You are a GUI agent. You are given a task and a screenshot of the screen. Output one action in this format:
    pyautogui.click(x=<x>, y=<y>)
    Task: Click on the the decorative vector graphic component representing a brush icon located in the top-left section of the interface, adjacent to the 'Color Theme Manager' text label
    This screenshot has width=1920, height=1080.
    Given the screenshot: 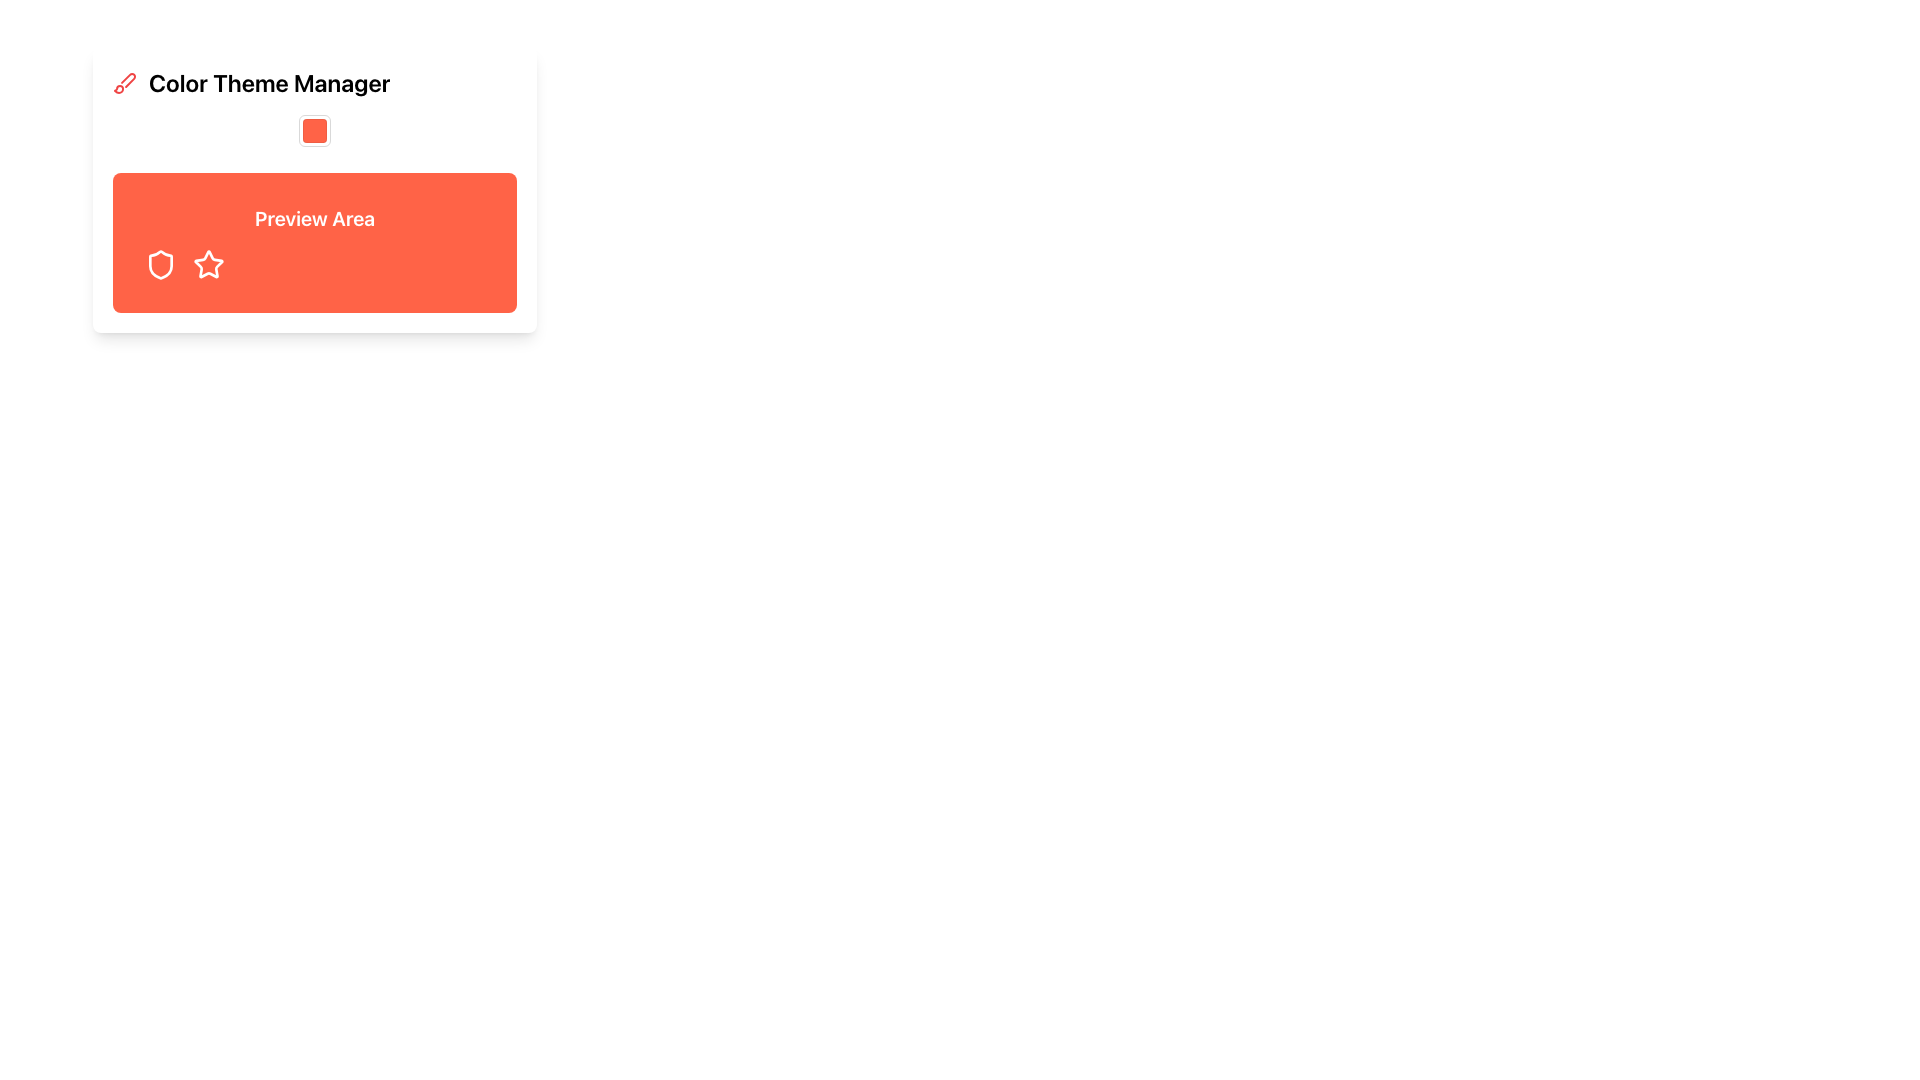 What is the action you would take?
    pyautogui.click(x=127, y=79)
    